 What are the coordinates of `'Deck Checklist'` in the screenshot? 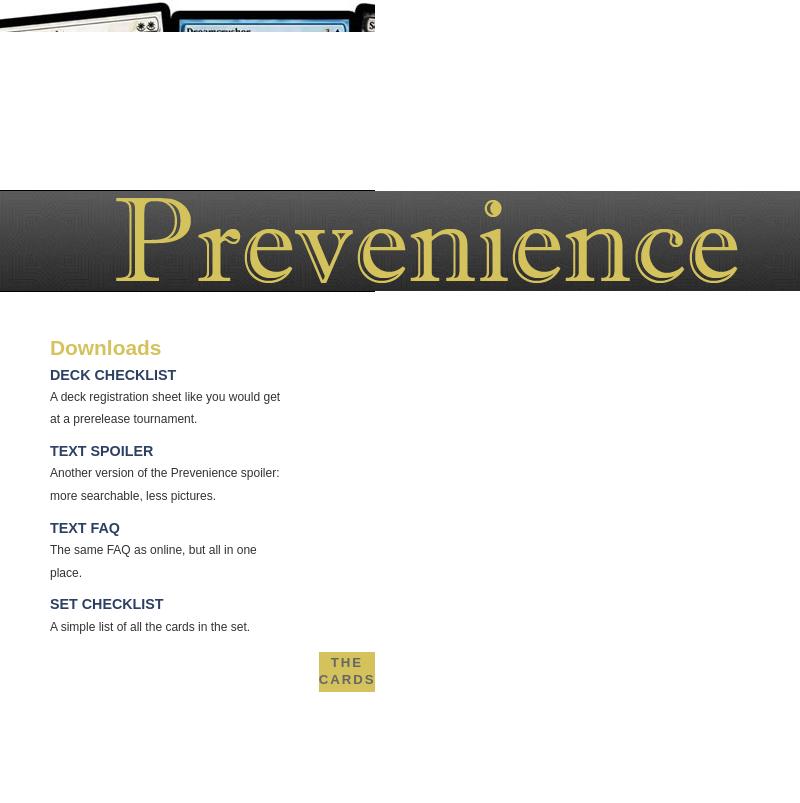 It's located at (111, 374).